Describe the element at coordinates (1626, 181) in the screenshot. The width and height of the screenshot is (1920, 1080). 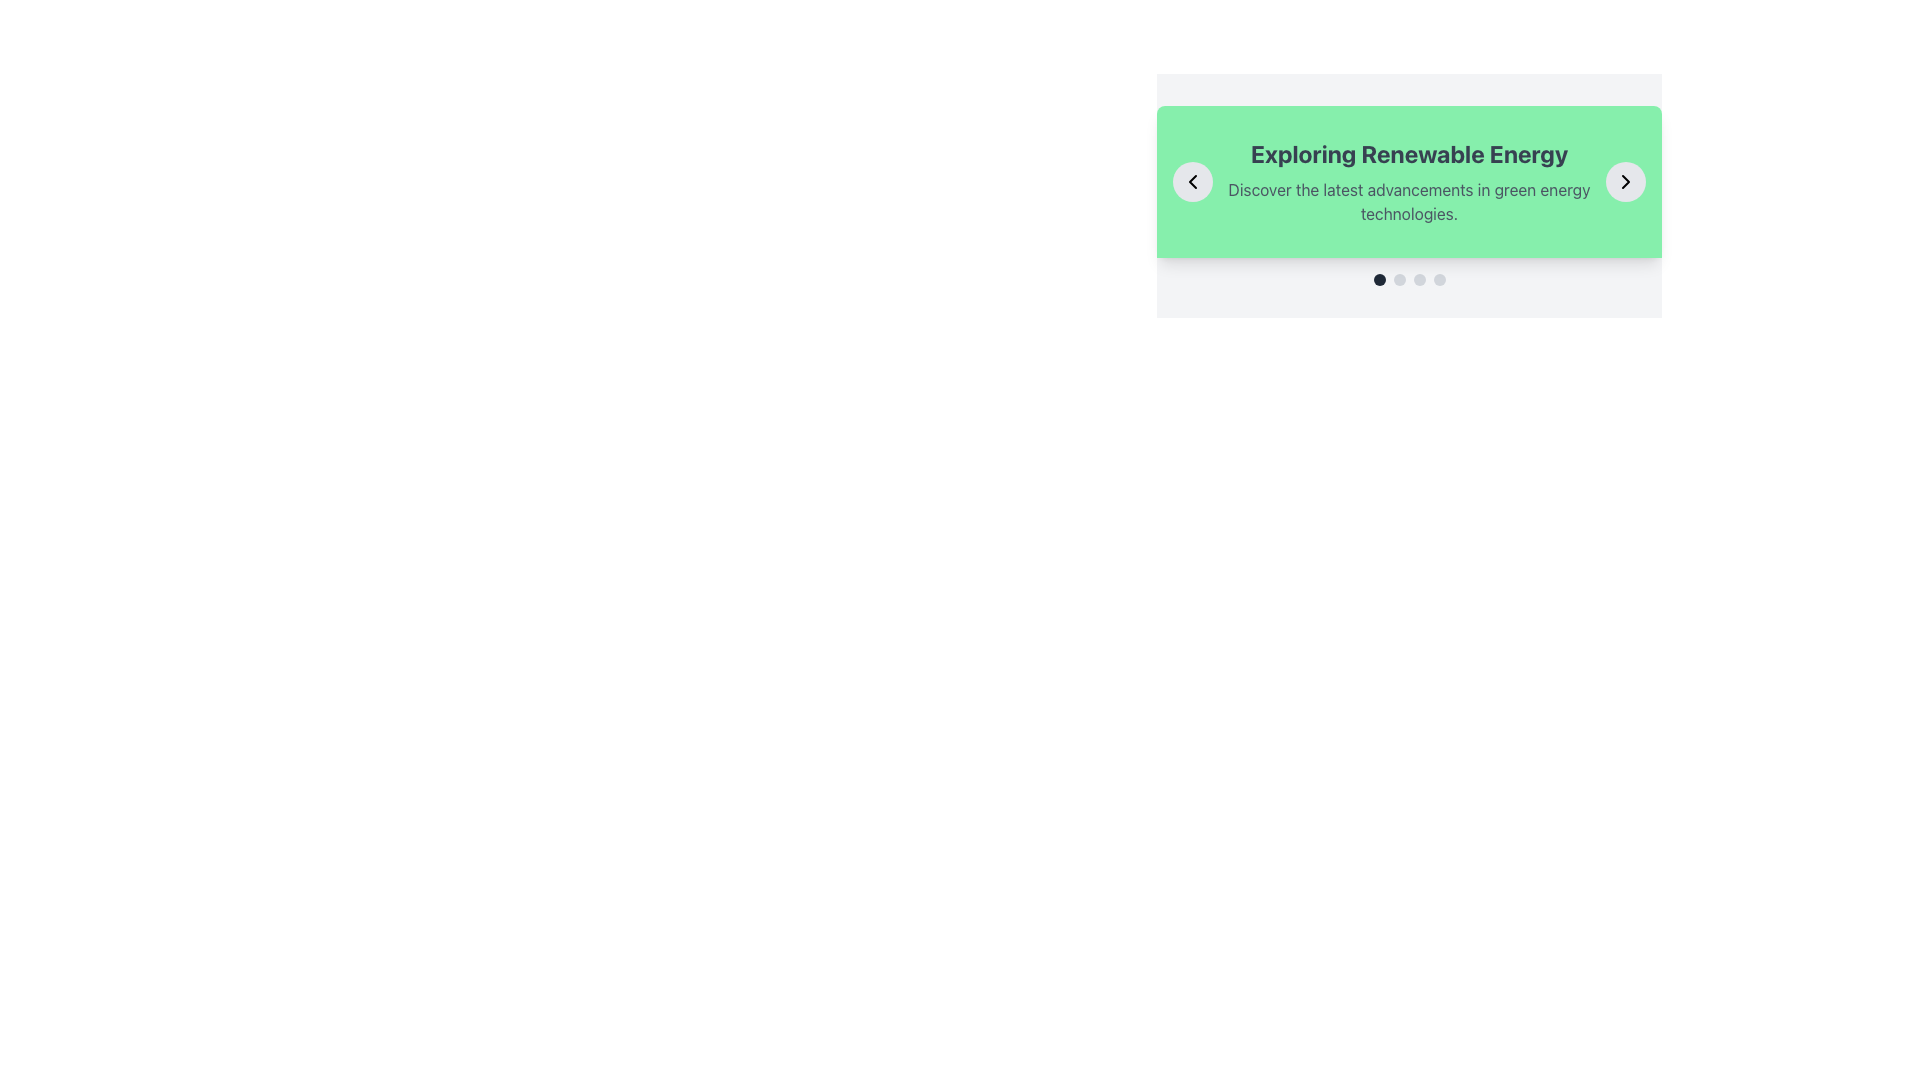
I see `the circular button with a gray background containing a black arrow icon pointing to the right, located at the right-hand side of the green card titled 'Exploring Renewable Energy'` at that location.